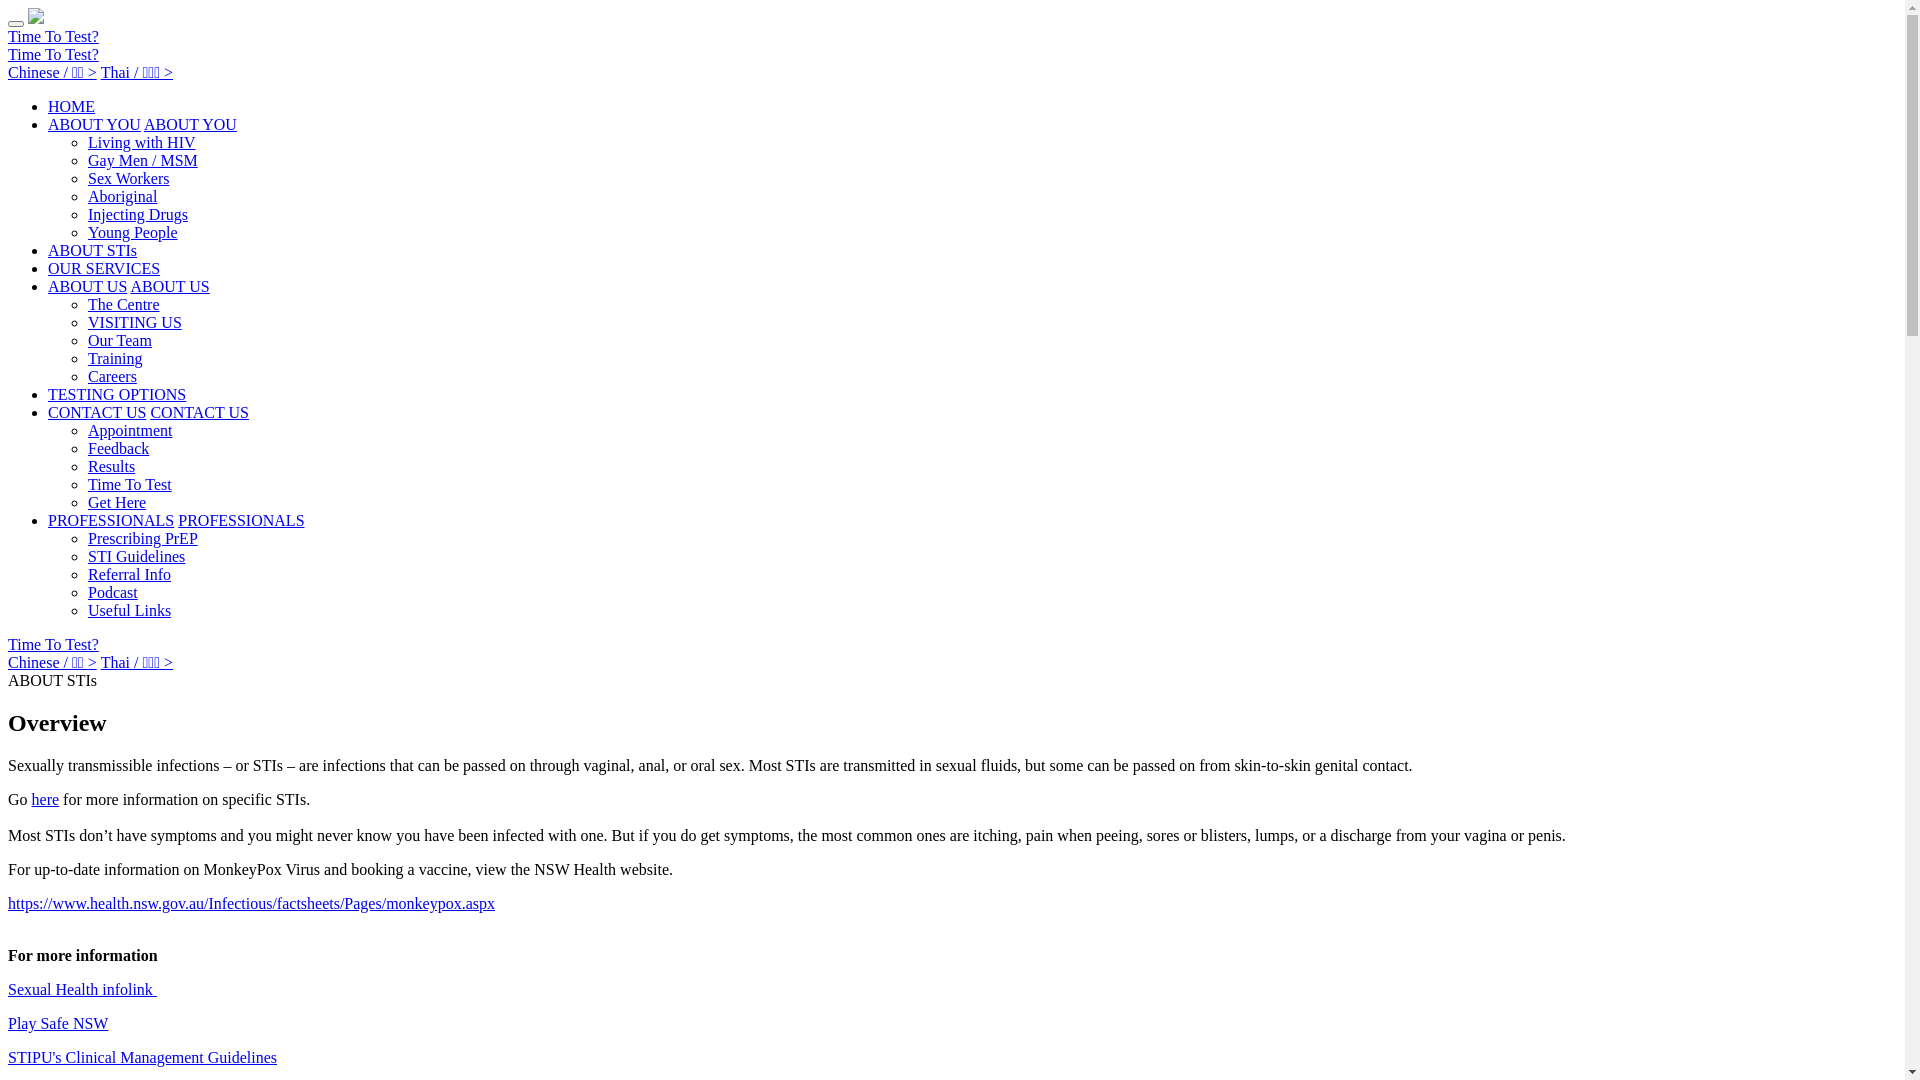 The height and width of the screenshot is (1080, 1920). I want to click on 'ABOUT YOU', so click(190, 124).